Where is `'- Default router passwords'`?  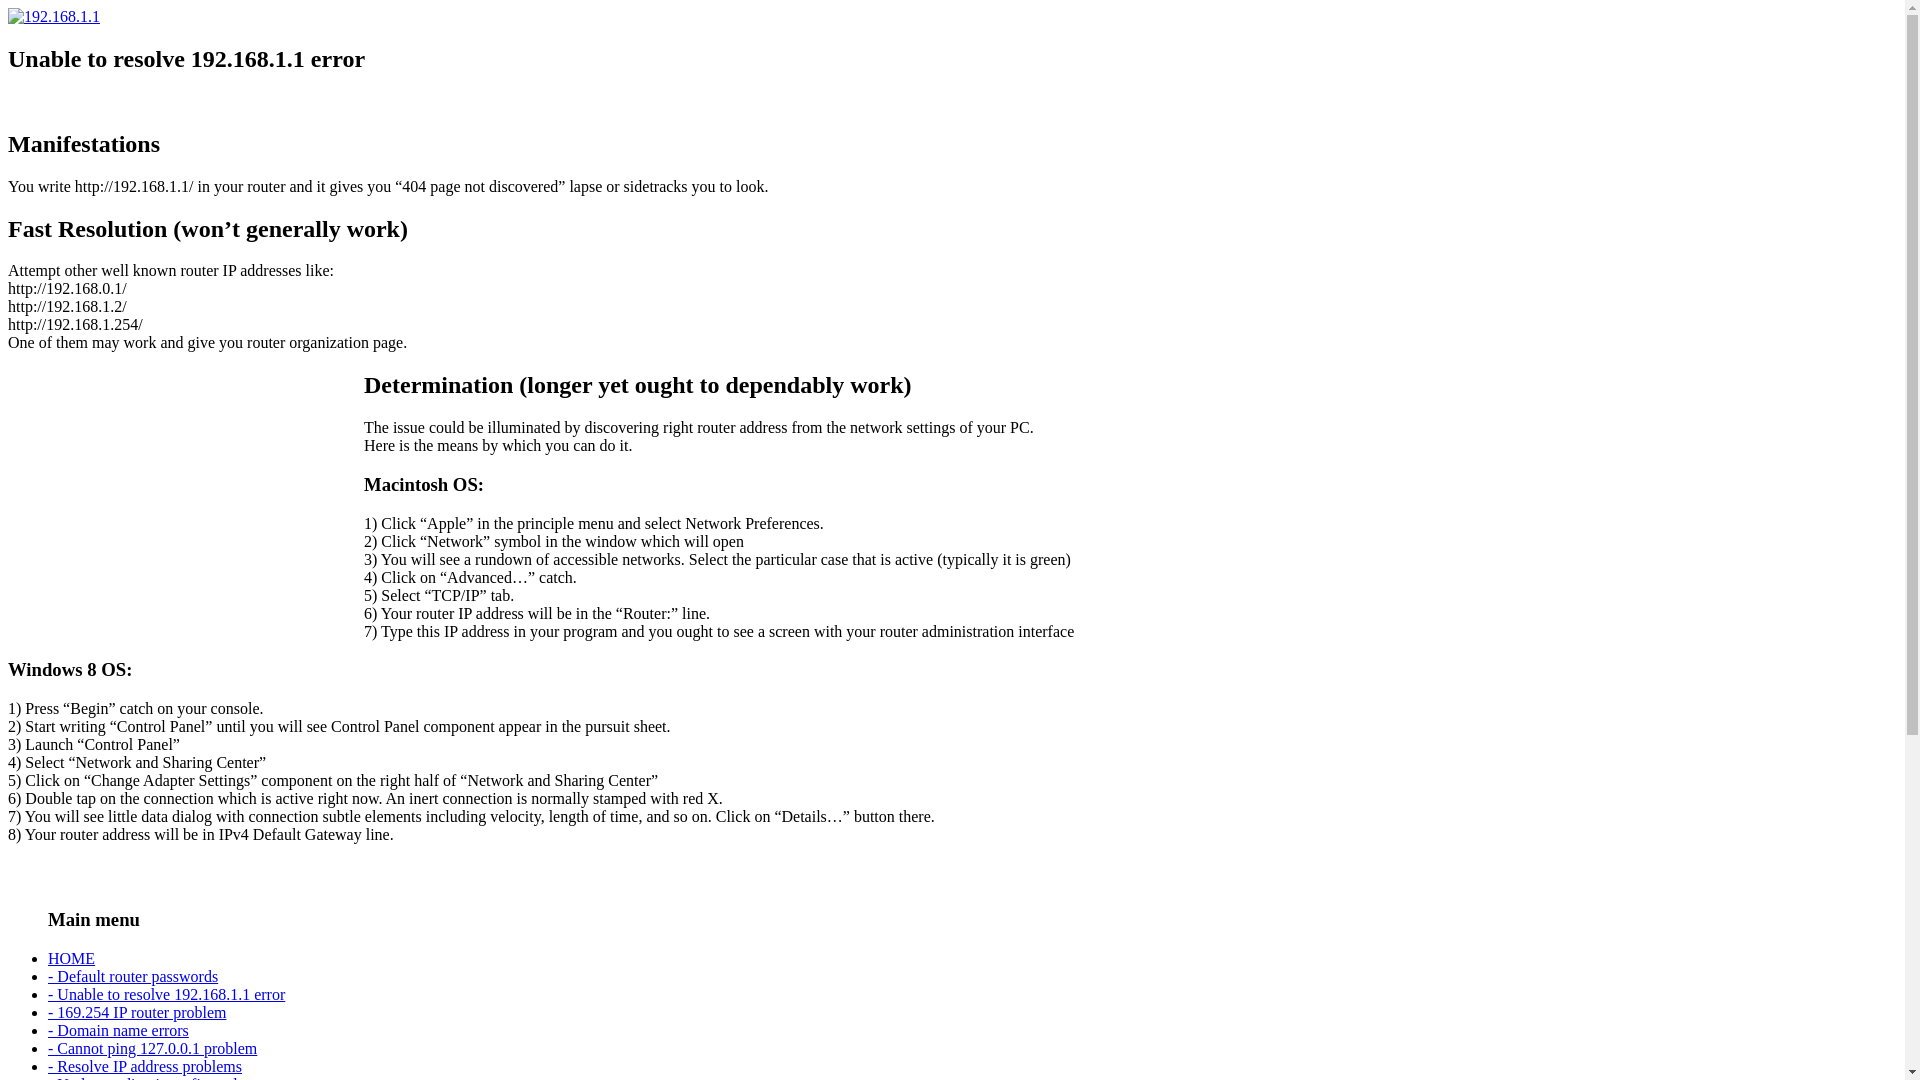 '- Default router passwords' is located at coordinates (132, 975).